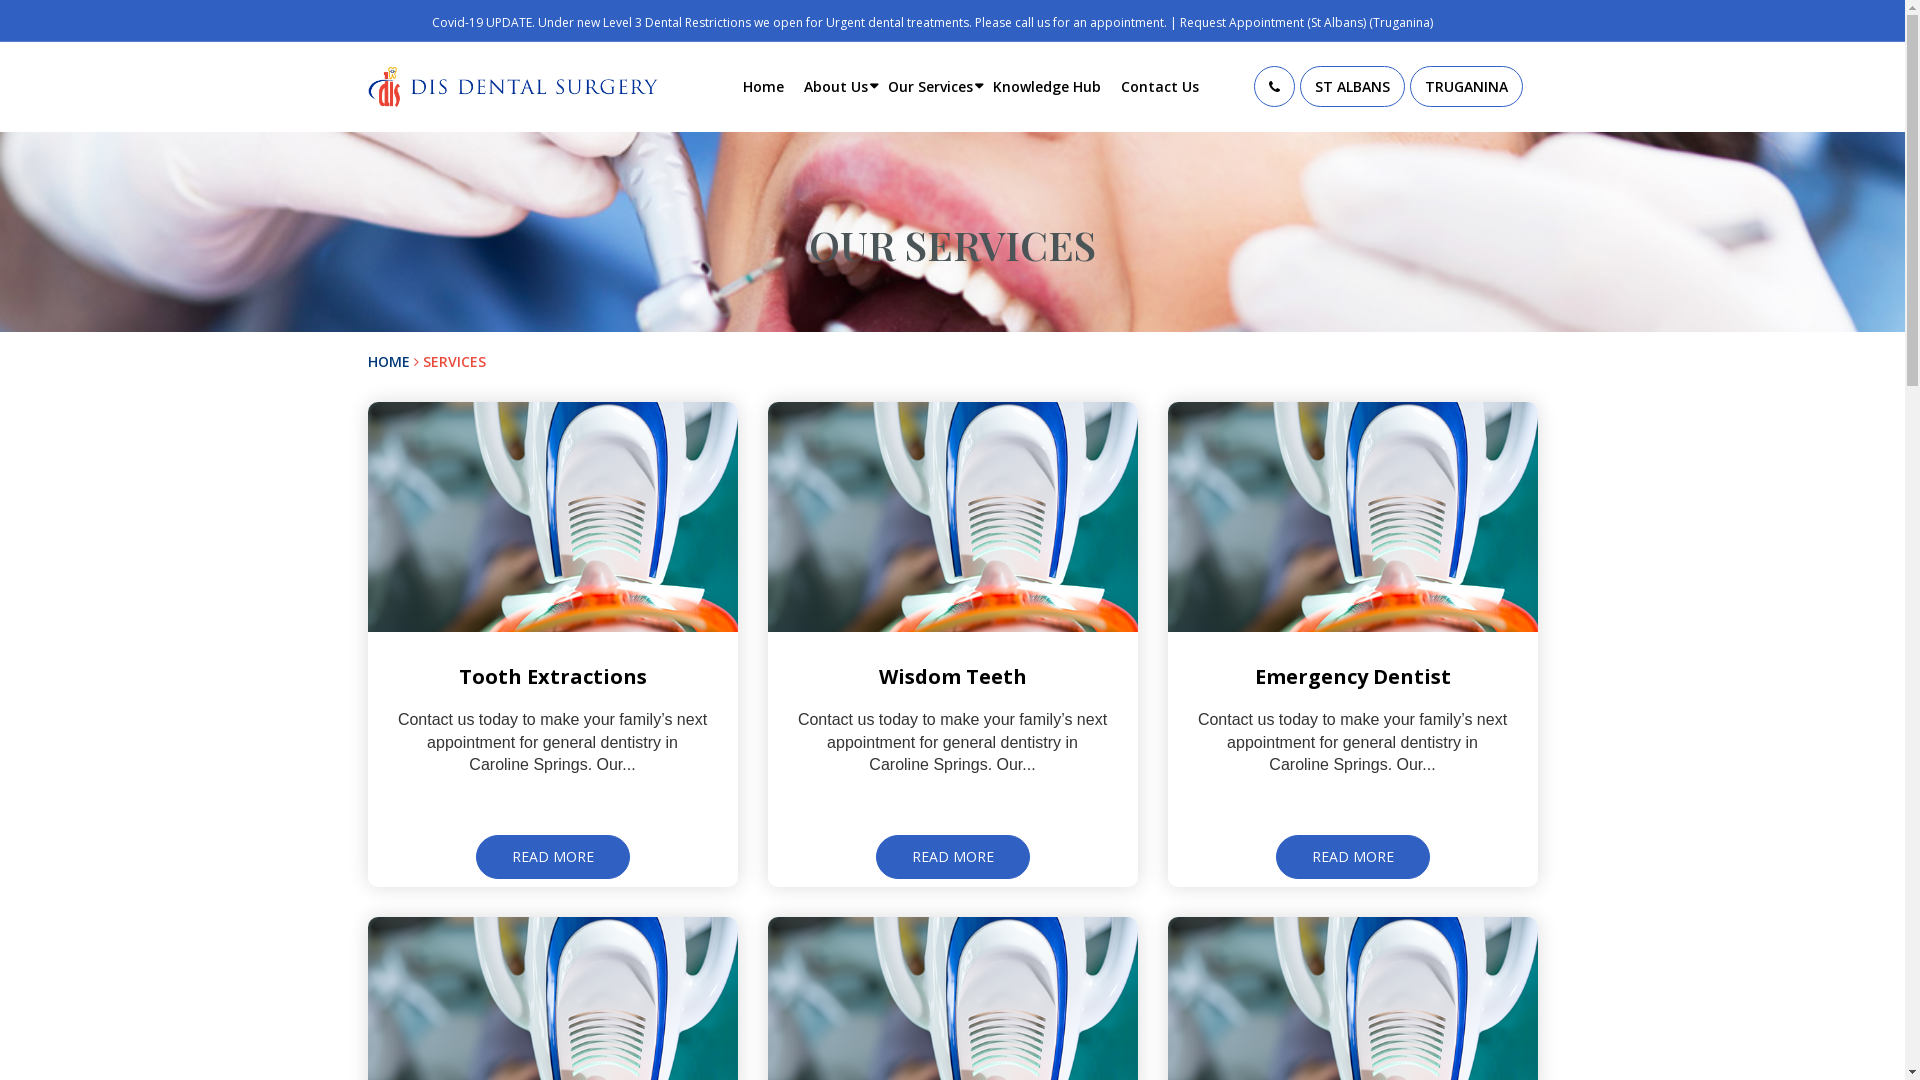 Image resolution: width=1920 pixels, height=1080 pixels. Describe the element at coordinates (792, 85) in the screenshot. I see `'About Us'` at that location.